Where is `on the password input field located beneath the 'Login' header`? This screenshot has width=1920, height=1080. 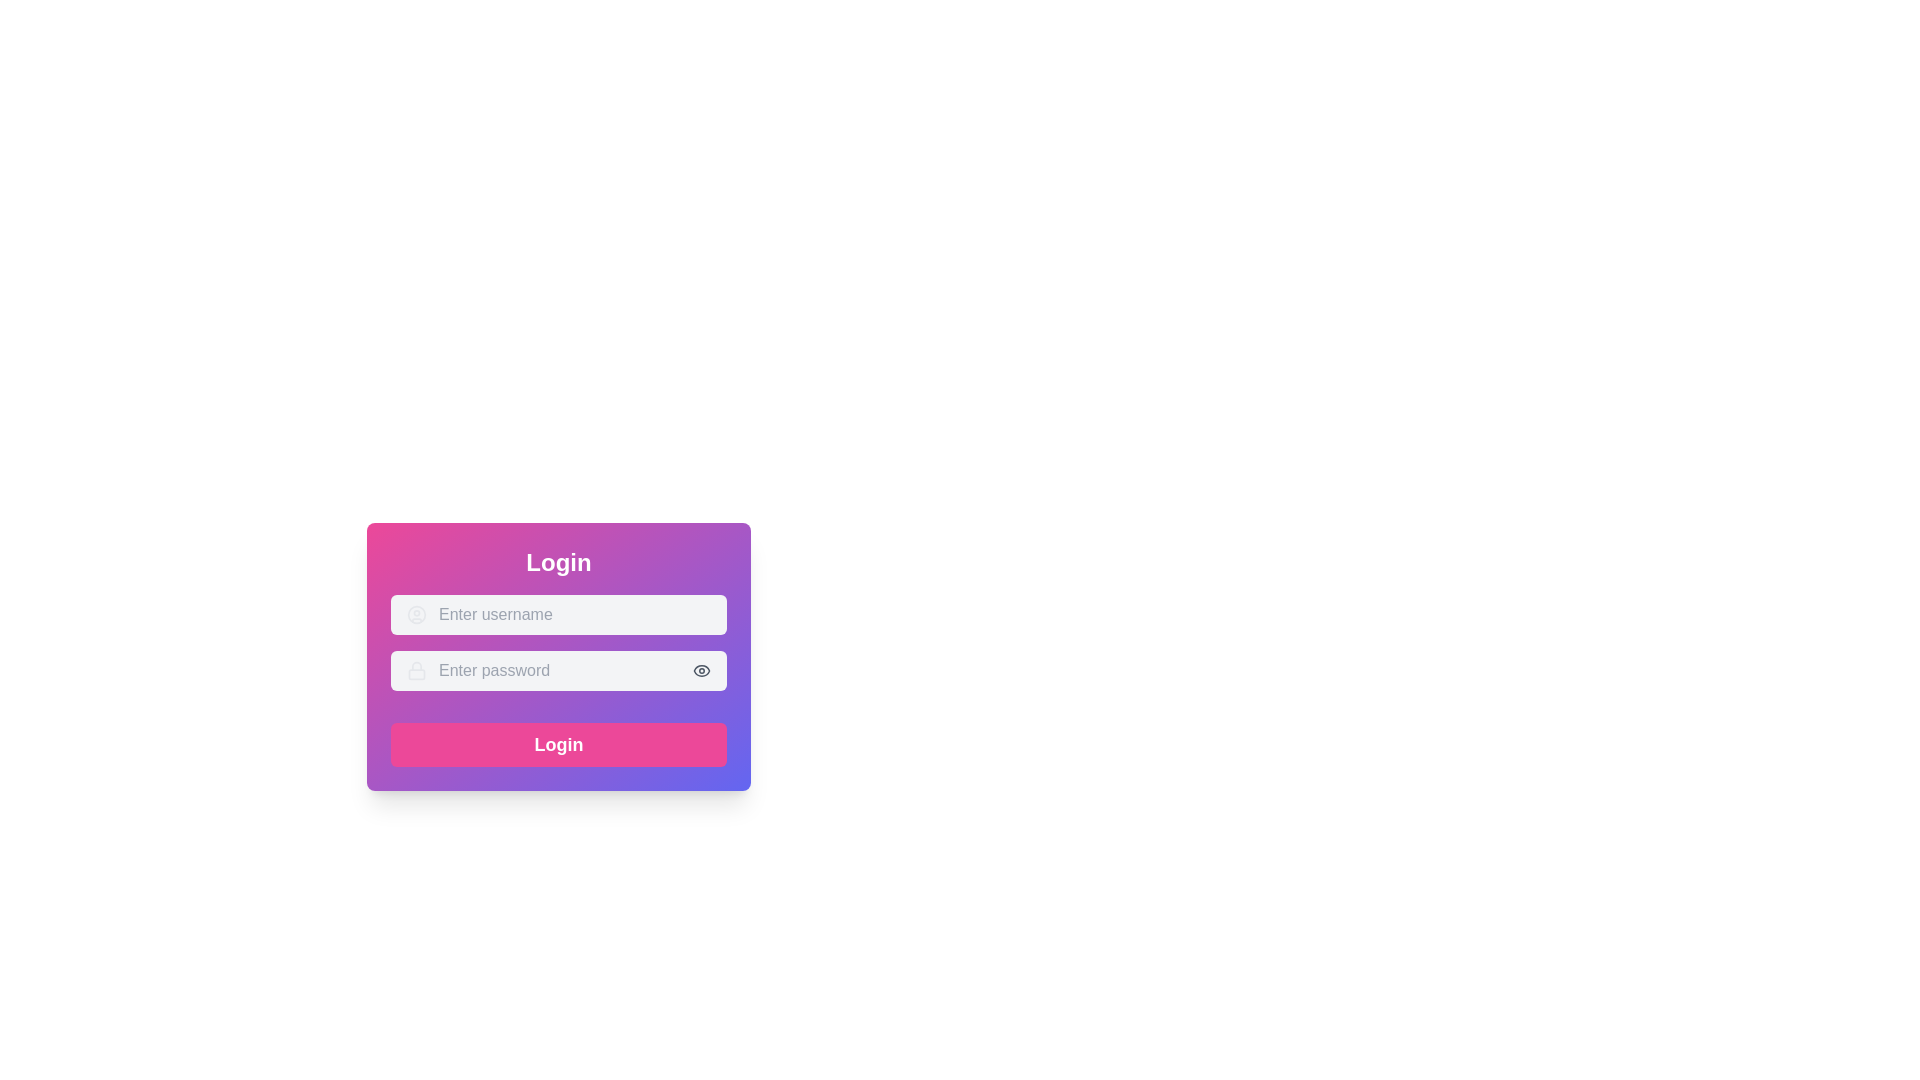 on the password input field located beneath the 'Login' header is located at coordinates (558, 656).